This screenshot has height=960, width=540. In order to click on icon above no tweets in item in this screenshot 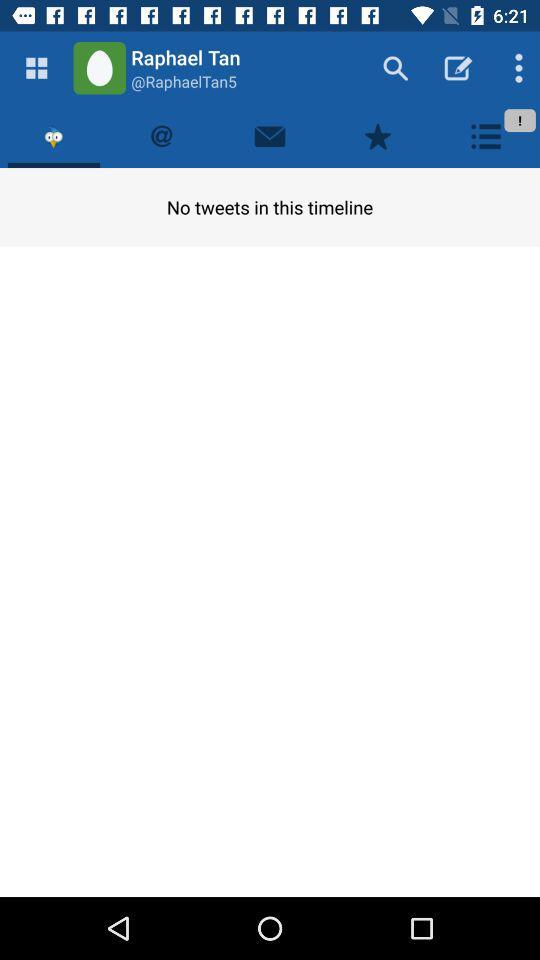, I will do `click(485, 135)`.